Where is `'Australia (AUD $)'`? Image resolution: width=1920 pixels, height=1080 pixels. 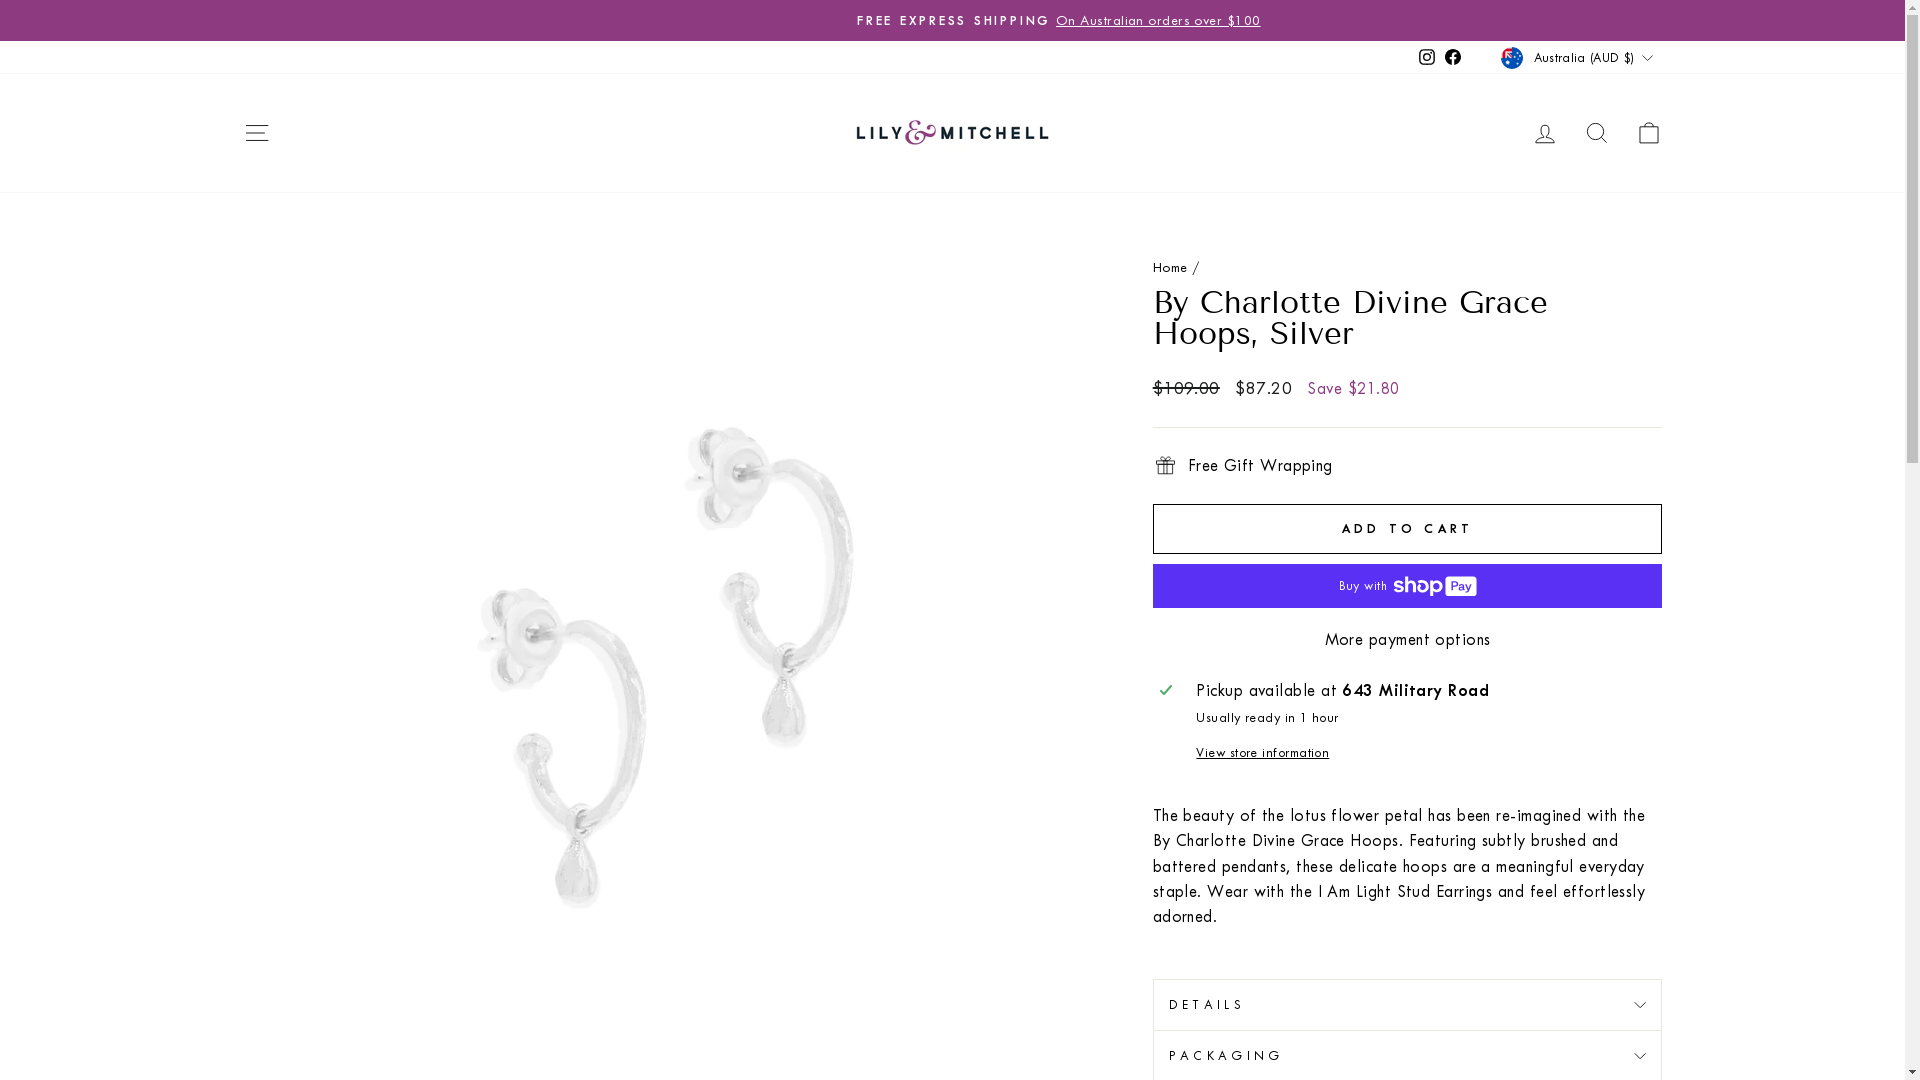 'Australia (AUD $)' is located at coordinates (1578, 56).